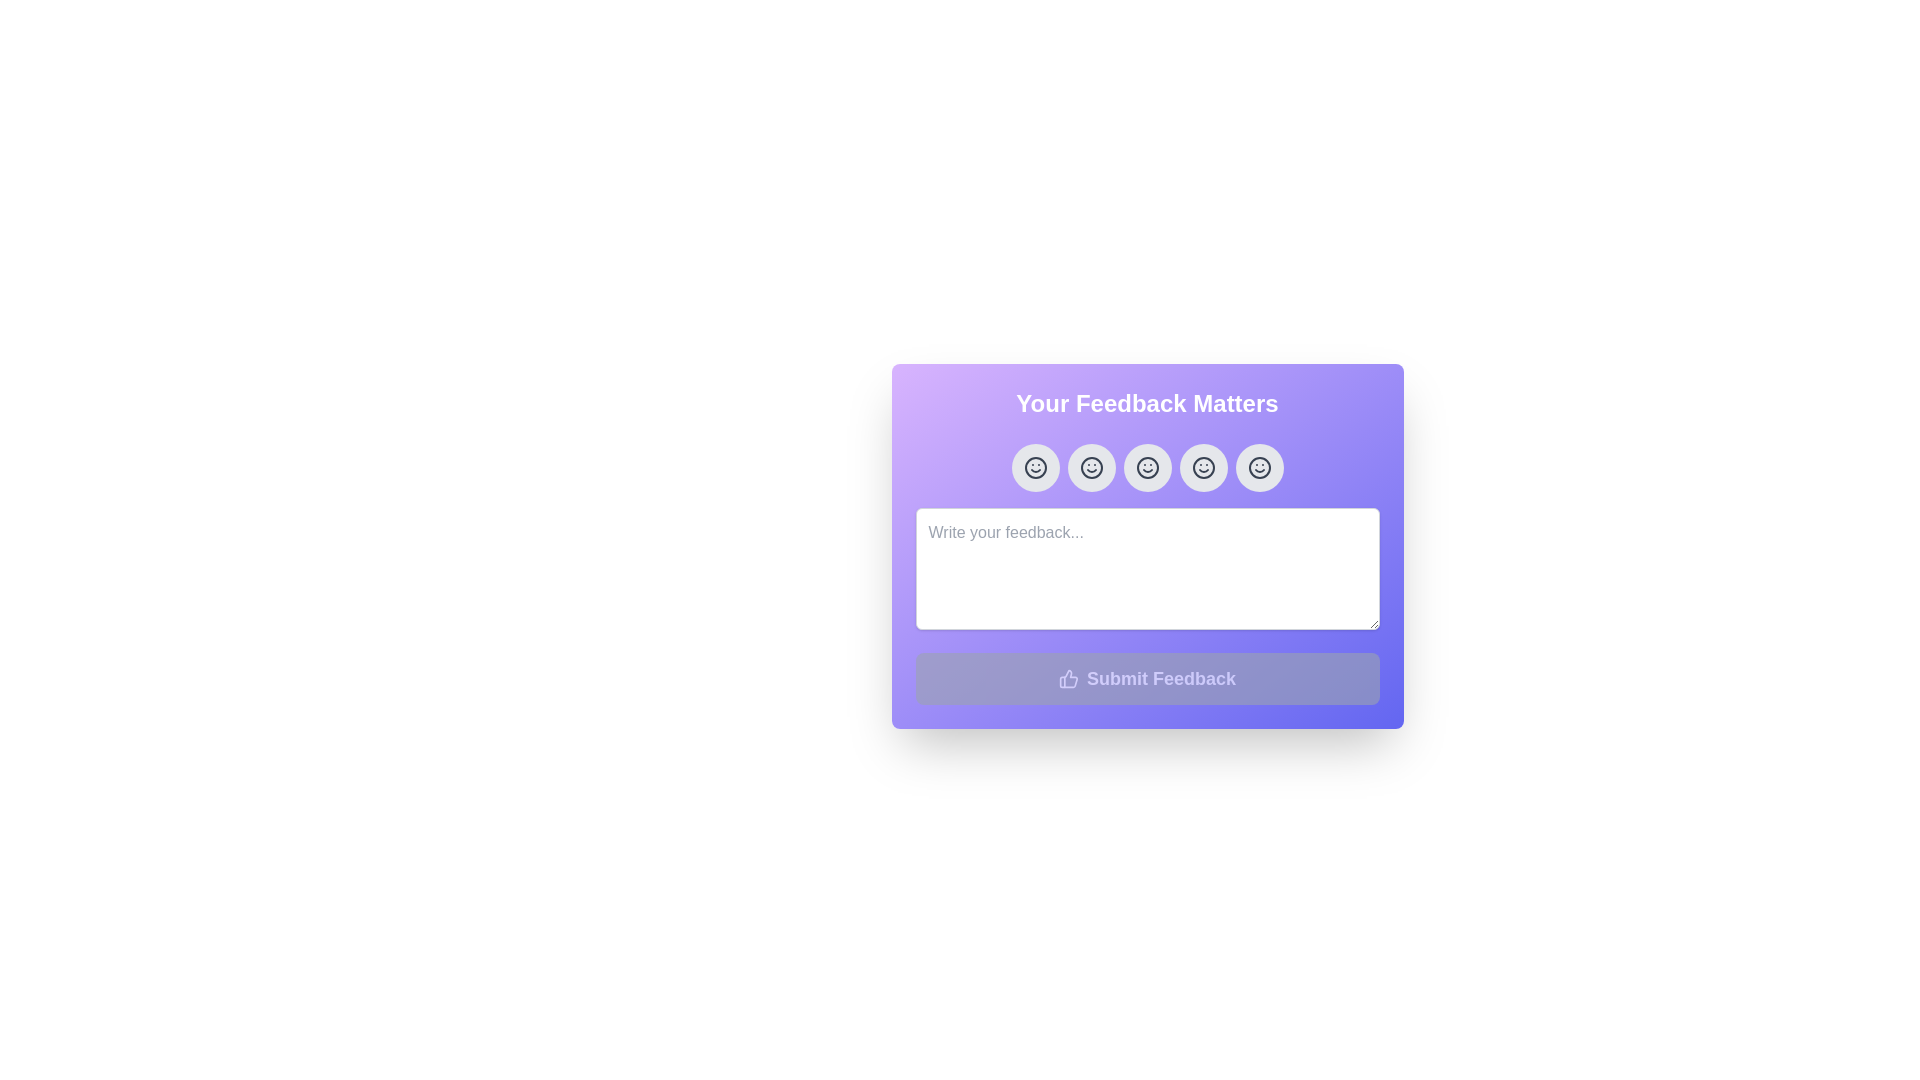 The height and width of the screenshot is (1080, 1920). I want to click on the third smiley face icon in the row below the heading 'Your Feedback Matters', which is a circular shape with a border and no fill, so click(1147, 467).